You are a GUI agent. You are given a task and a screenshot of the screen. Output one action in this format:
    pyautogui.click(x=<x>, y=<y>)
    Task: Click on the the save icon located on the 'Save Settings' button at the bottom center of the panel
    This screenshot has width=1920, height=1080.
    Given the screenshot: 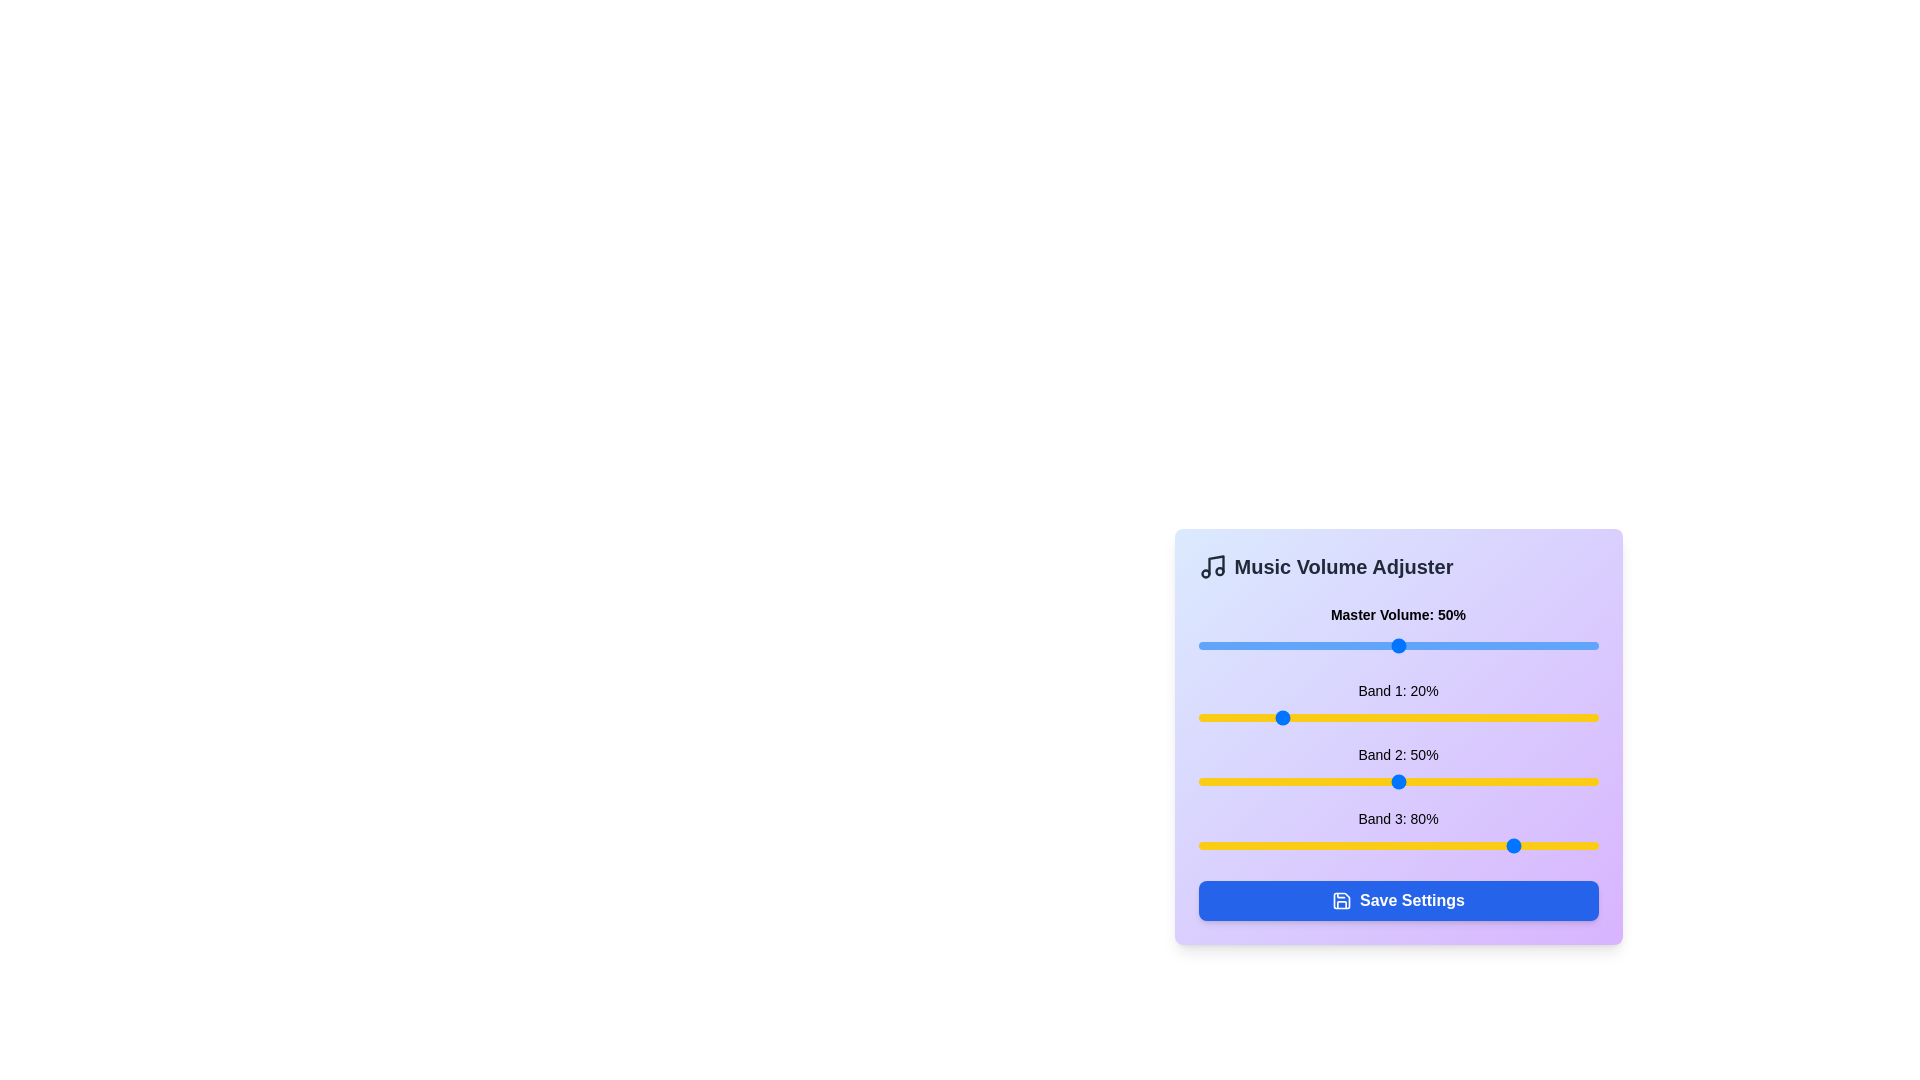 What is the action you would take?
    pyautogui.click(x=1342, y=901)
    